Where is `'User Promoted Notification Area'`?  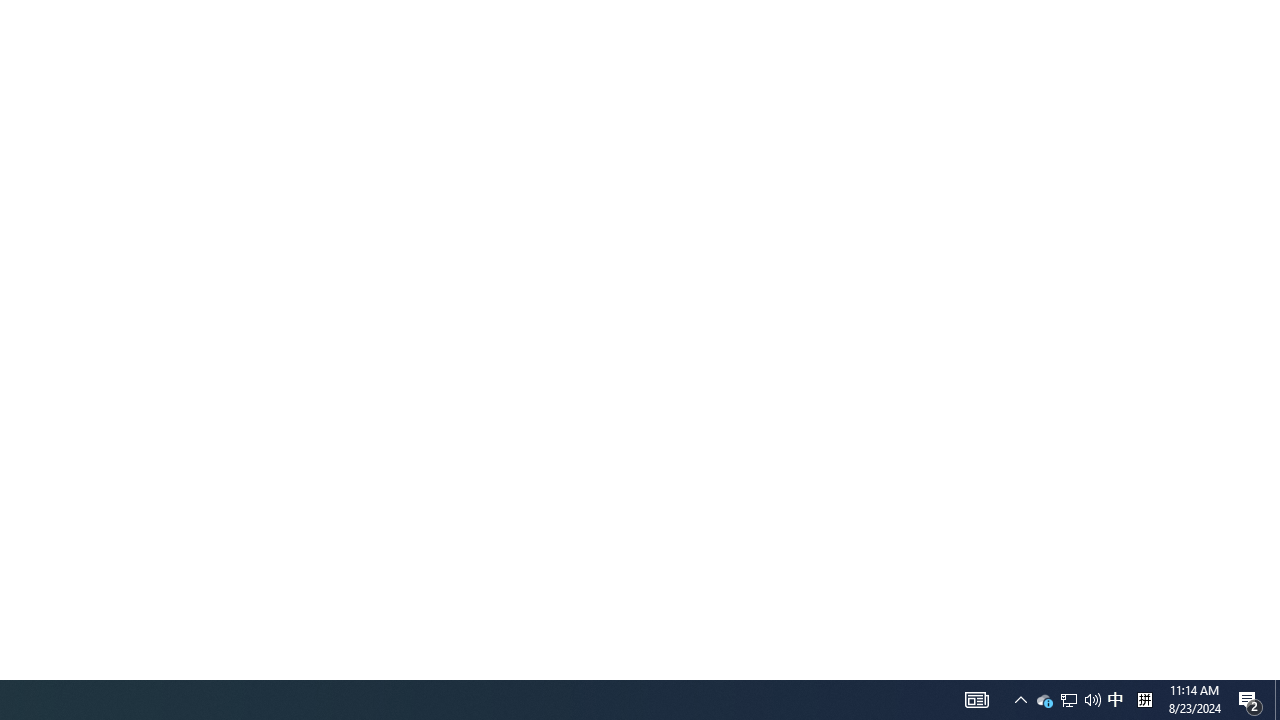 'User Promoted Notification Area' is located at coordinates (1067, 698).